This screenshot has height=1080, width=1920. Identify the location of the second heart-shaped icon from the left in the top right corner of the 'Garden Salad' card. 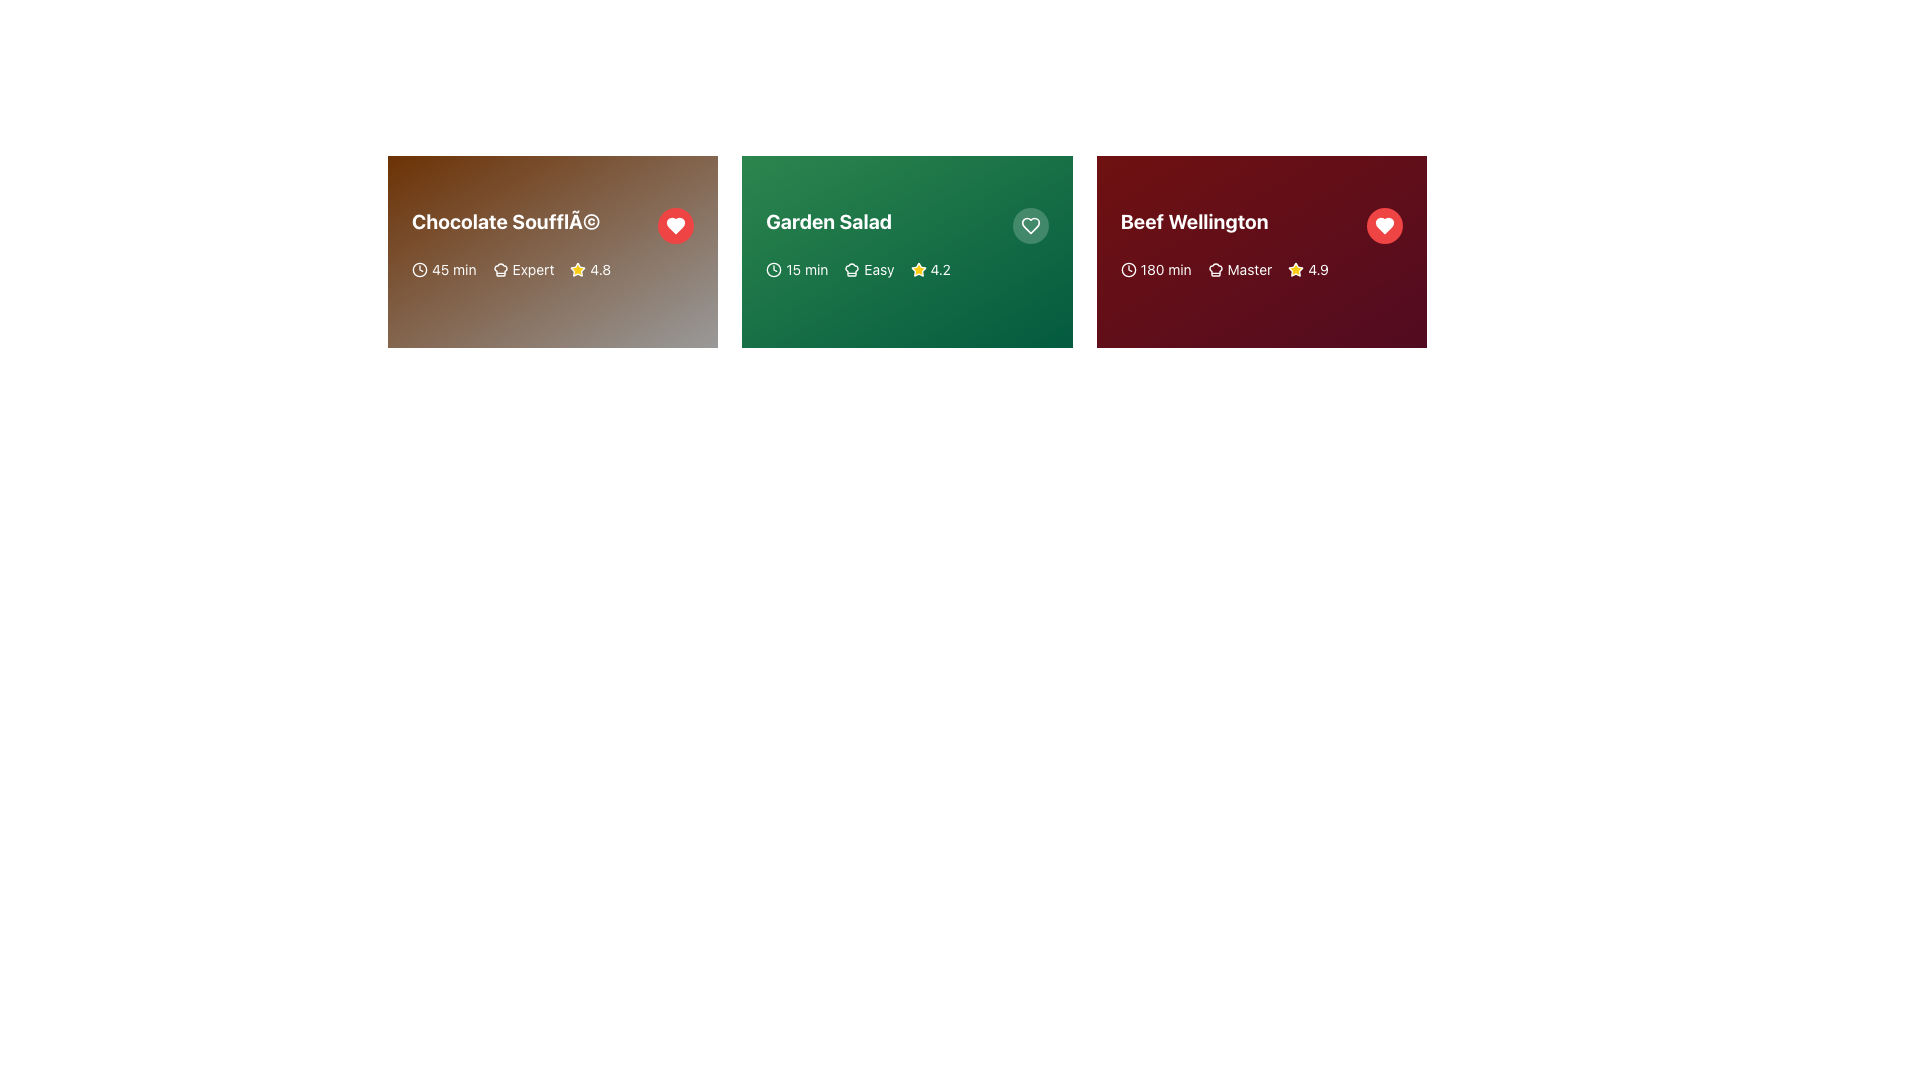
(1030, 225).